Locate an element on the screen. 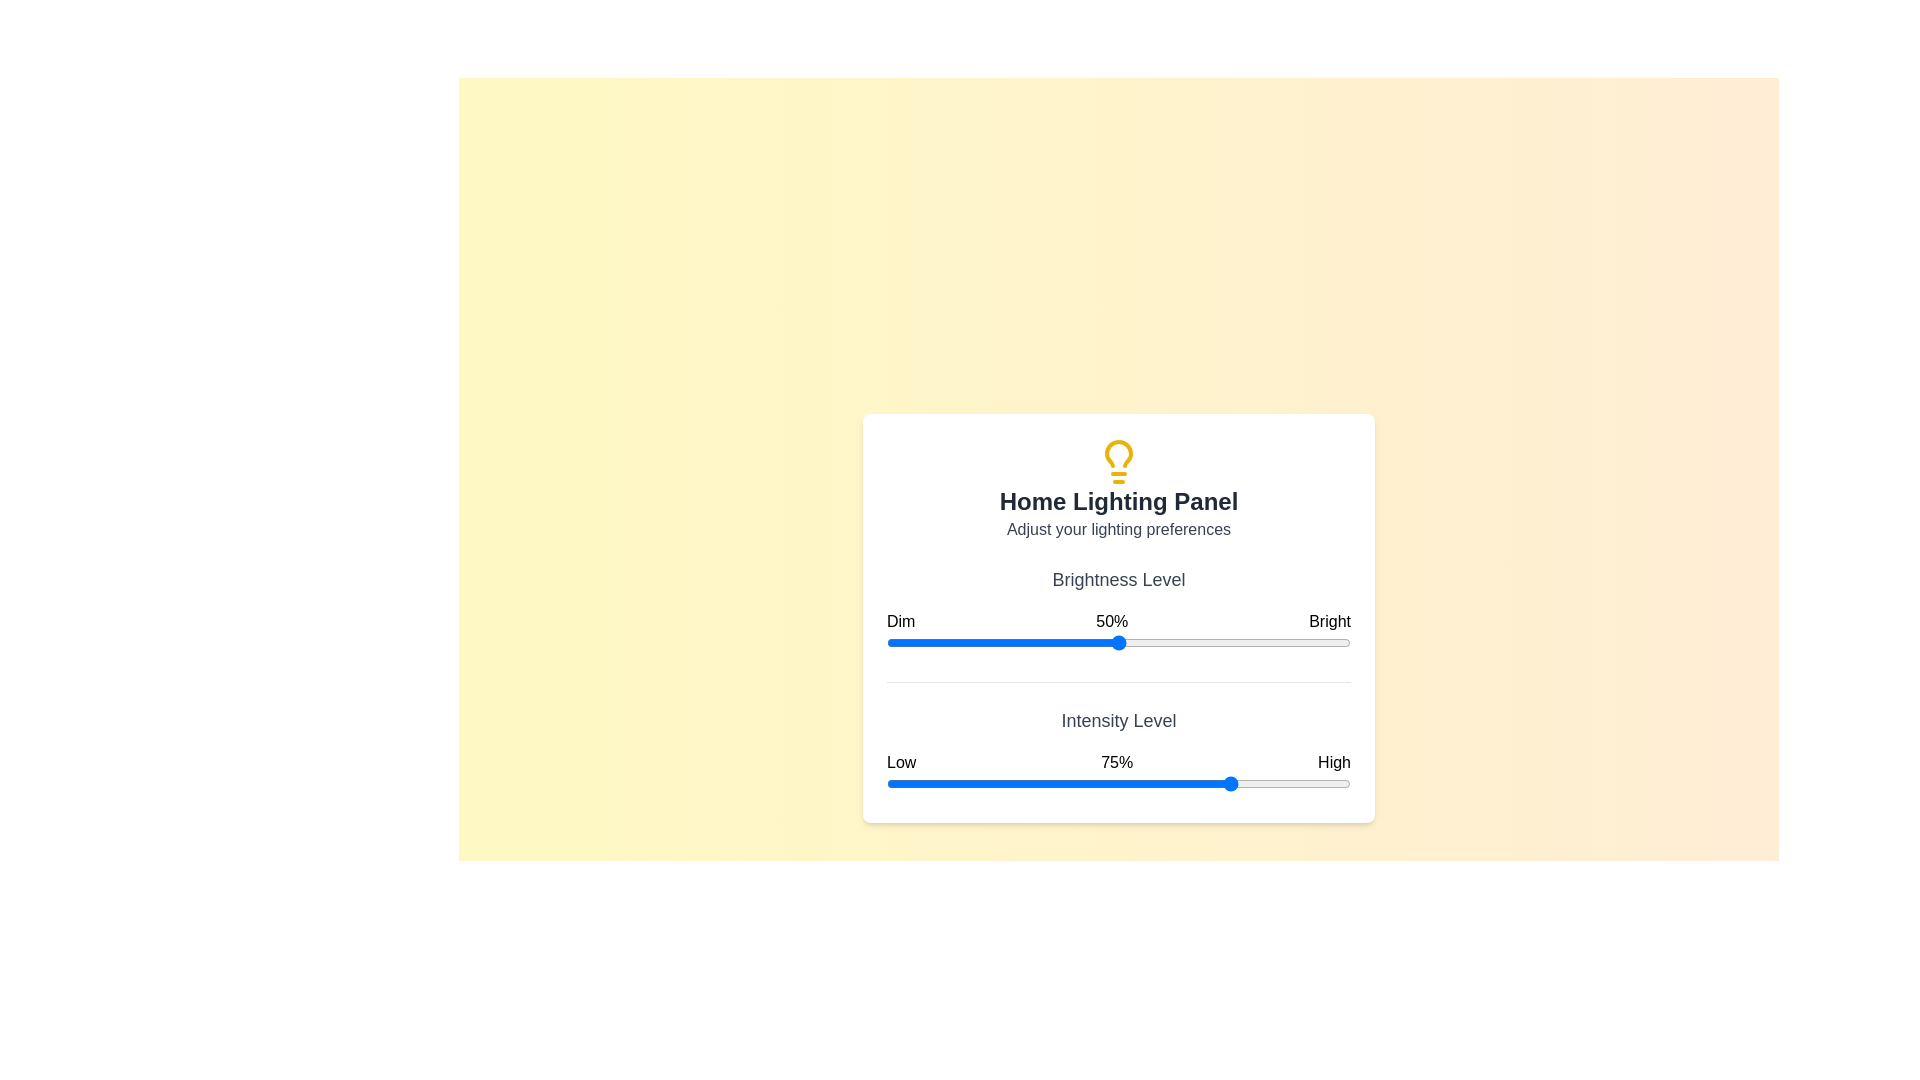  the brightness level is located at coordinates (909, 642).